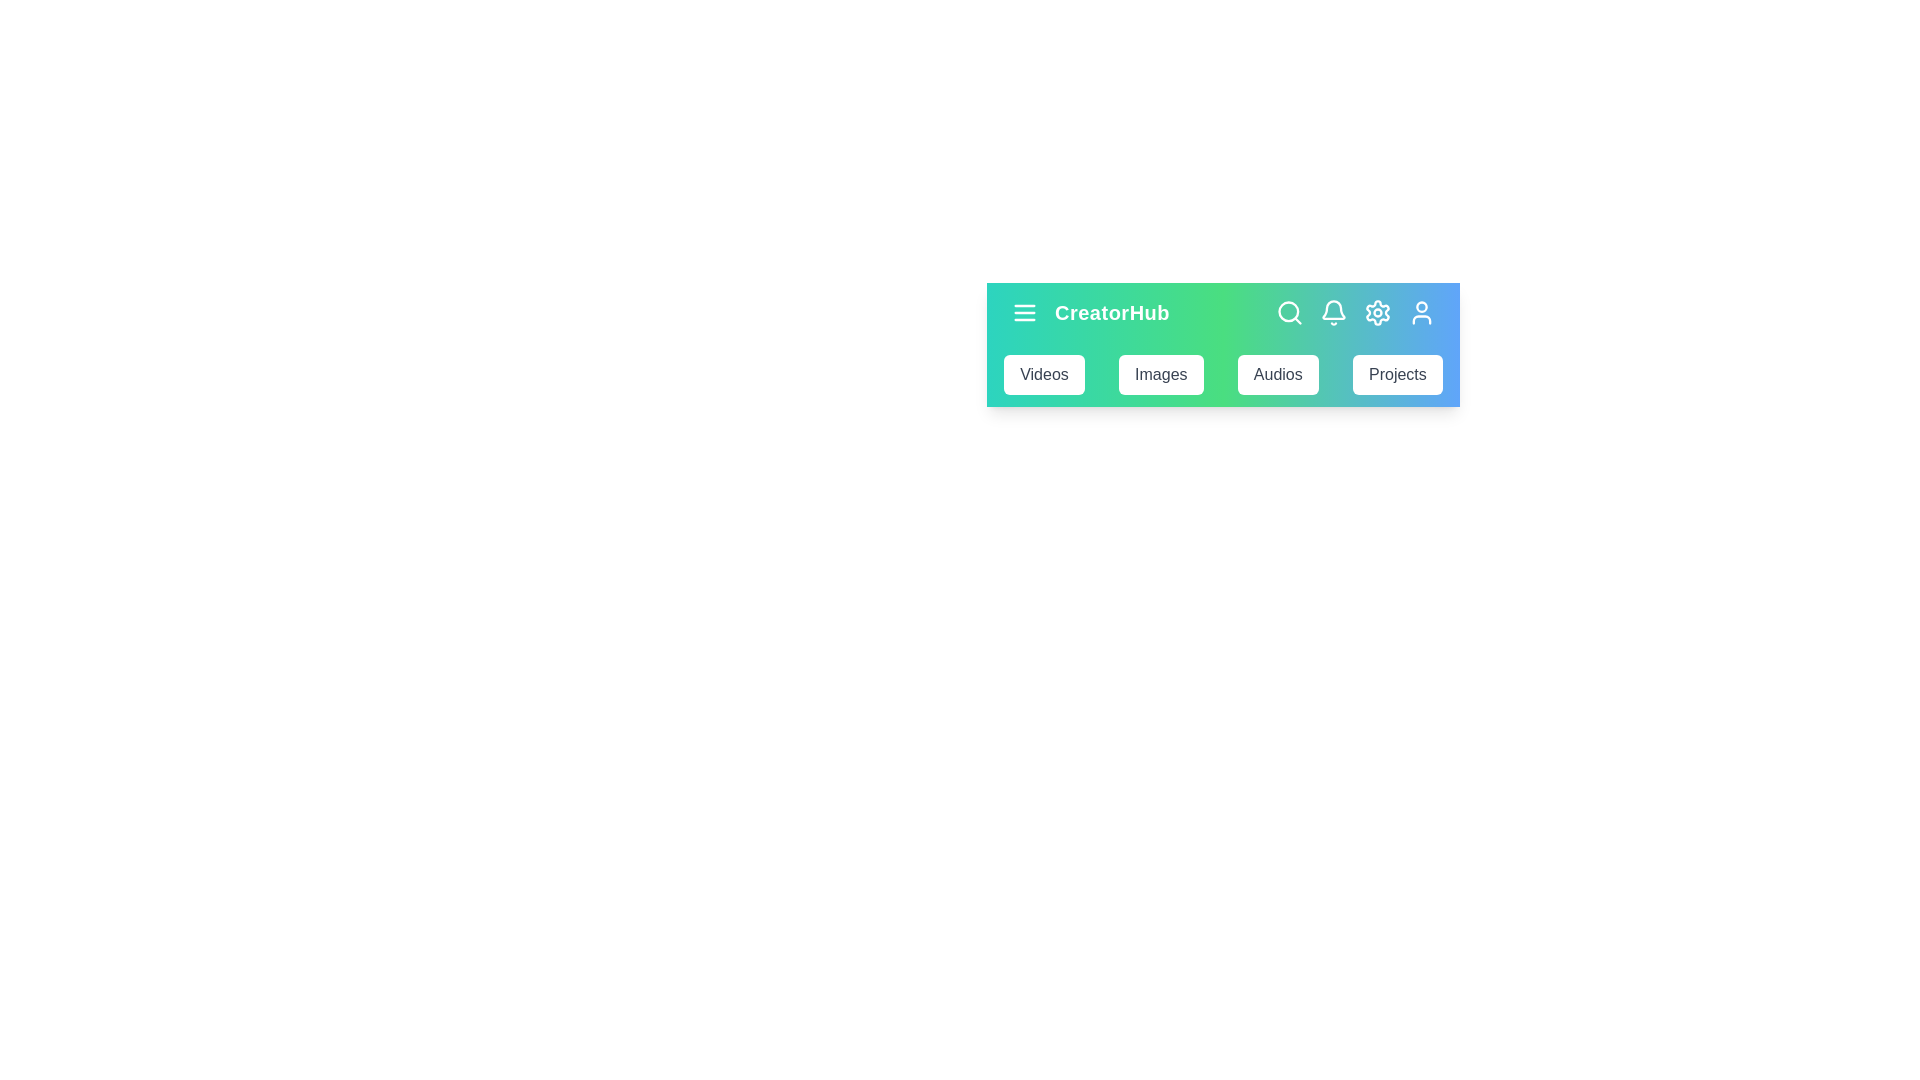  What do you see at coordinates (1025, 312) in the screenshot?
I see `the menu icon to toggle the menu visibility` at bounding box center [1025, 312].